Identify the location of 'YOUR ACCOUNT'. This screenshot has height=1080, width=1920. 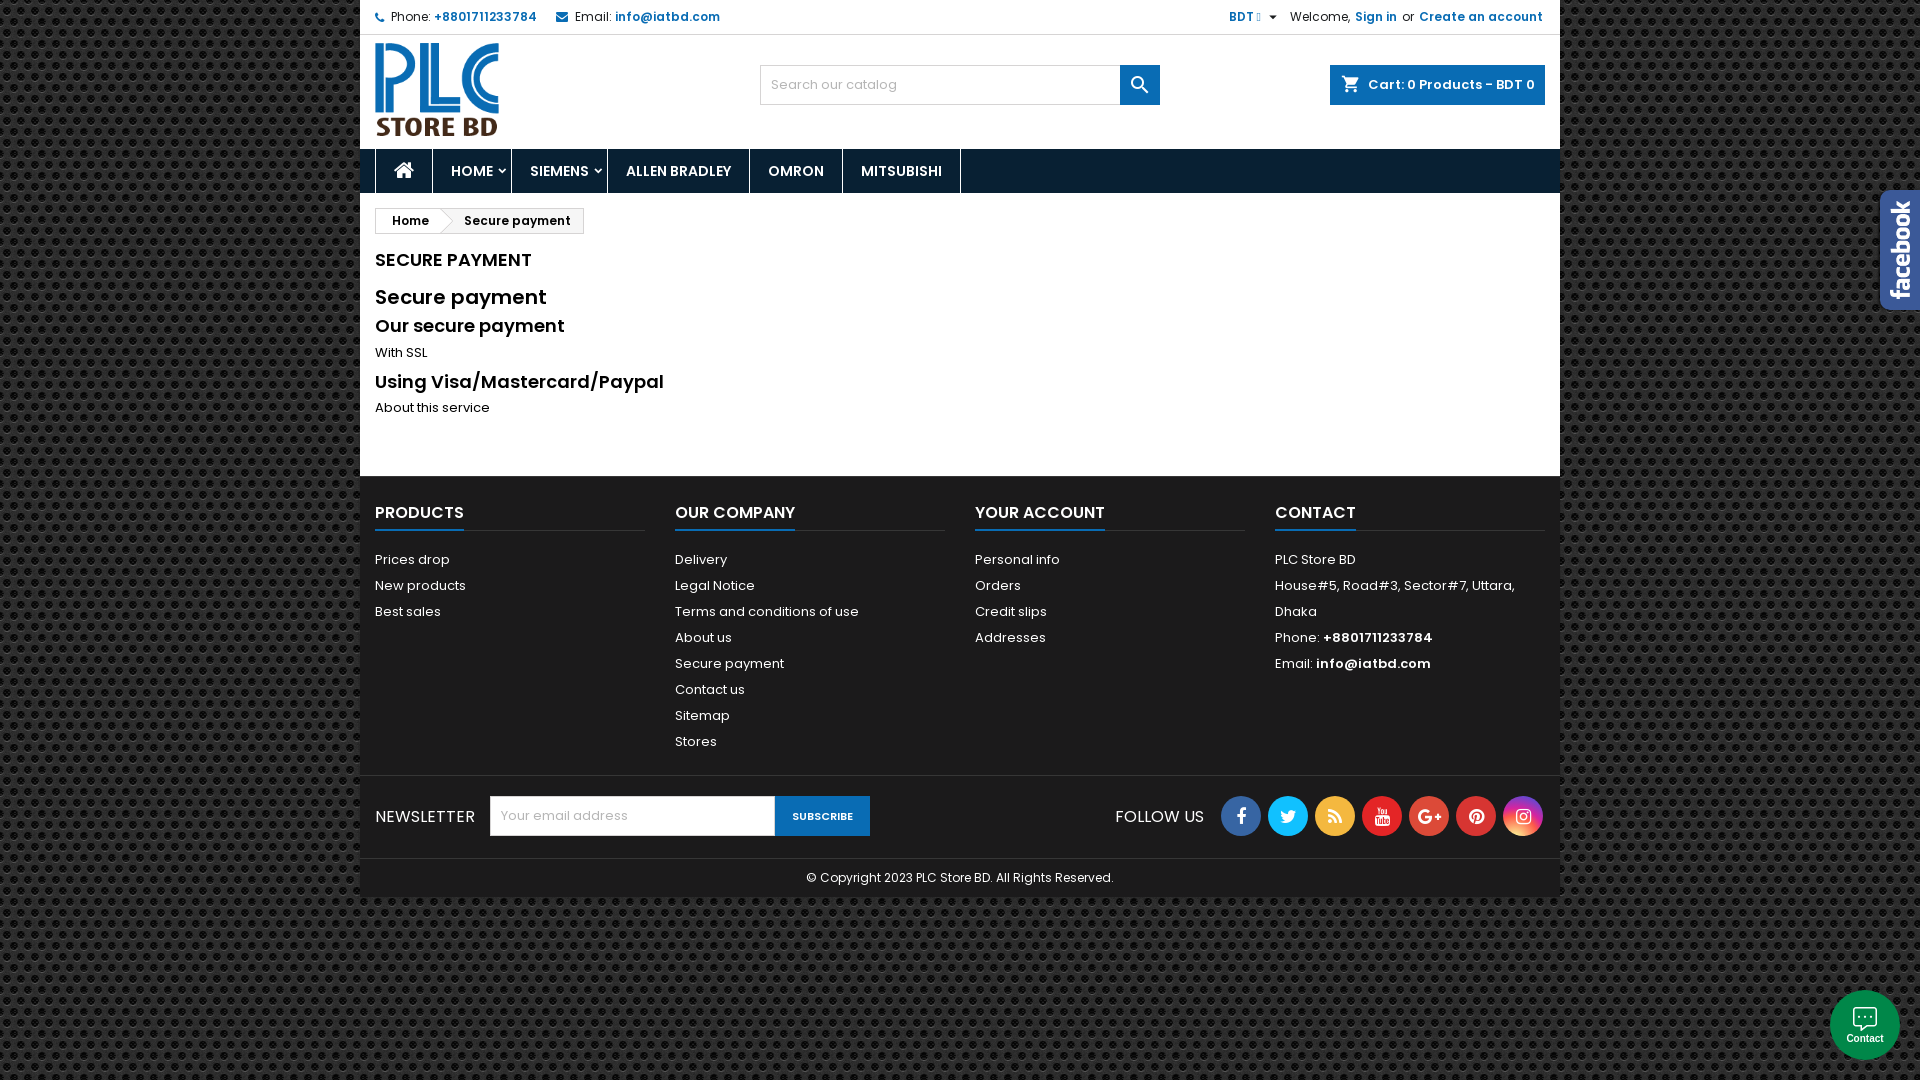
(974, 512).